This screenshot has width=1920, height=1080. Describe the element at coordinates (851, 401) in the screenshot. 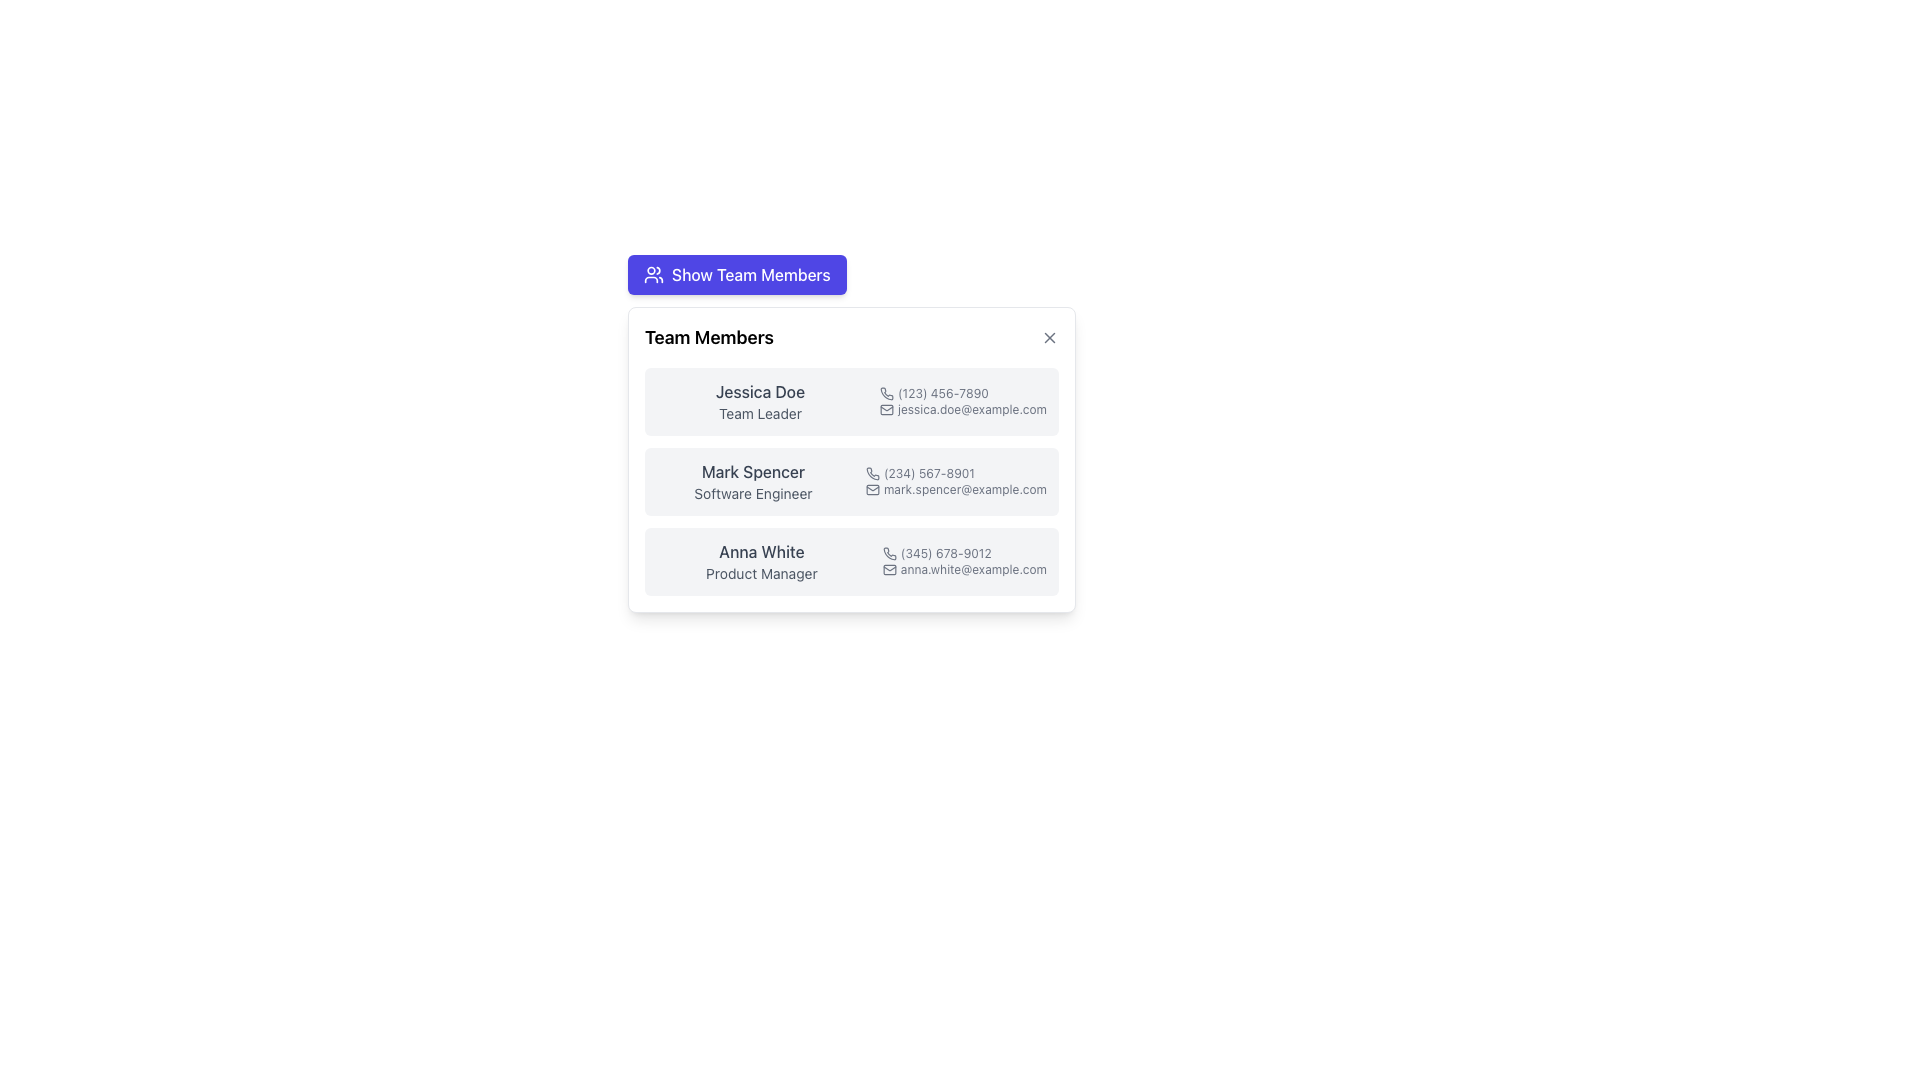

I see `any interactive elements inside the Information card item, which provides detailed information about a team member and is the first entry in the 'Team Members' card` at that location.